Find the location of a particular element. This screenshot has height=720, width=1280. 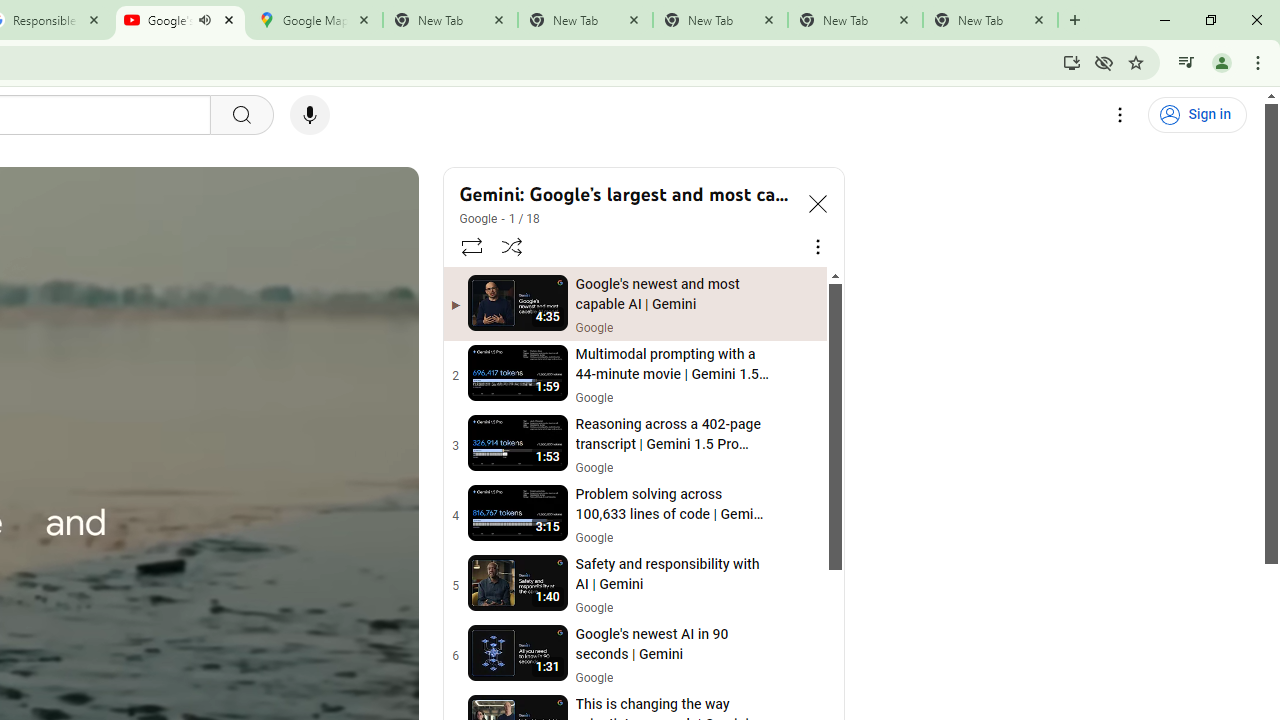

'Collapse' is located at coordinates (817, 203).